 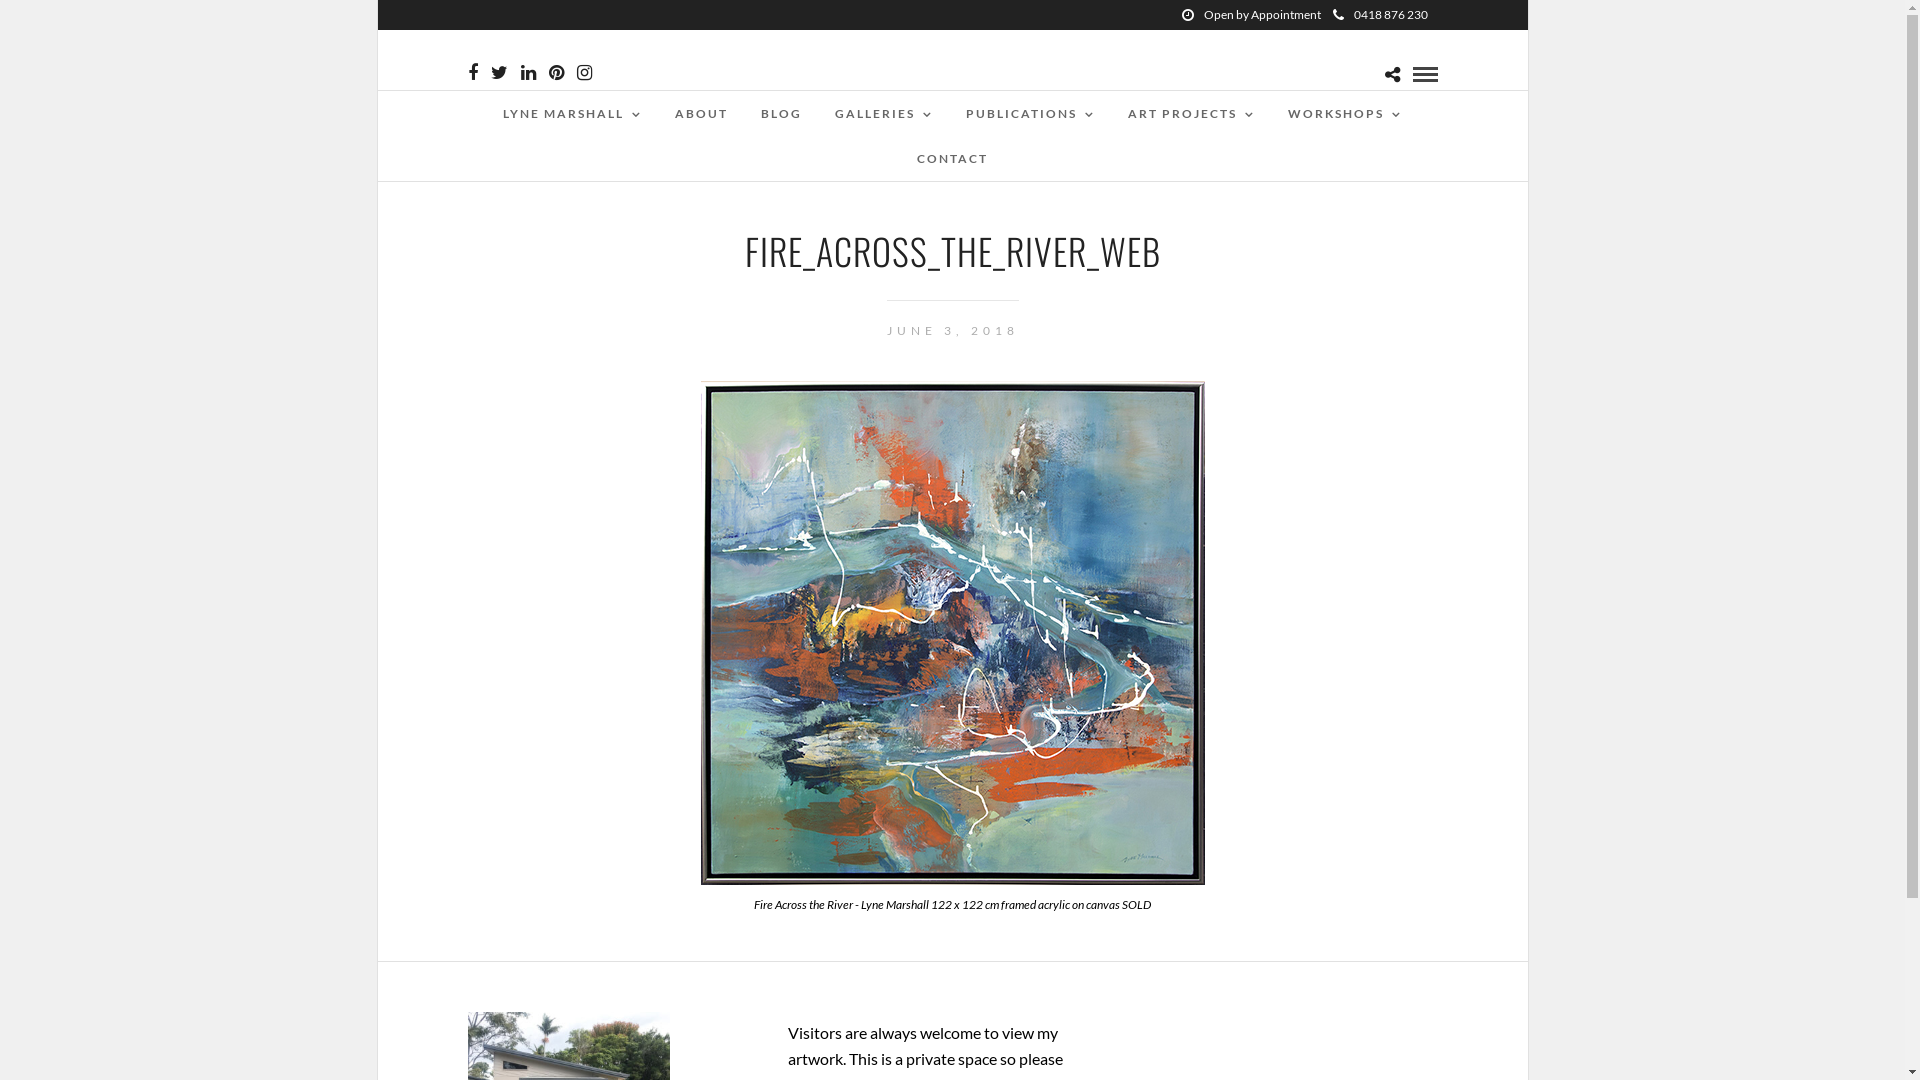 I want to click on 'ART PROJECTS', so click(x=1112, y=113).